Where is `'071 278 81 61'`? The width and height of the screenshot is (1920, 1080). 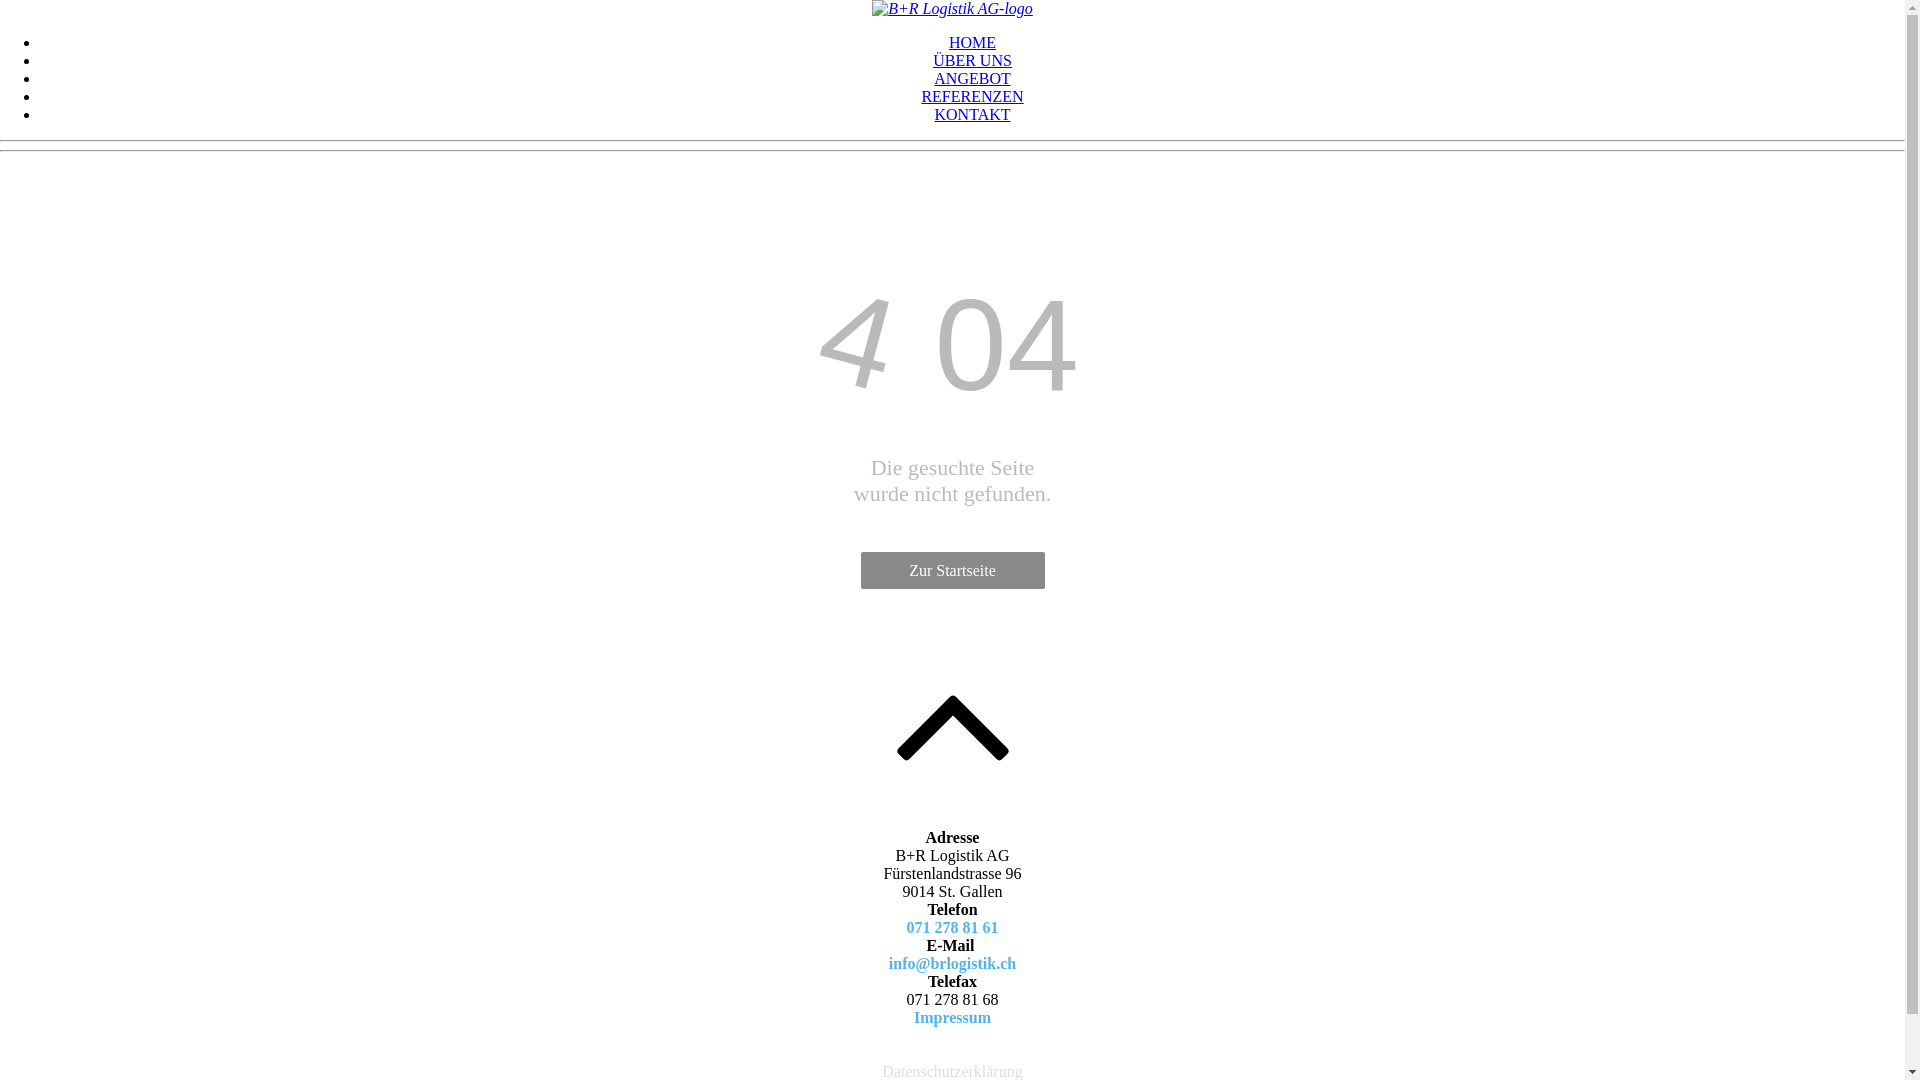 '071 278 81 61' is located at coordinates (950, 927).